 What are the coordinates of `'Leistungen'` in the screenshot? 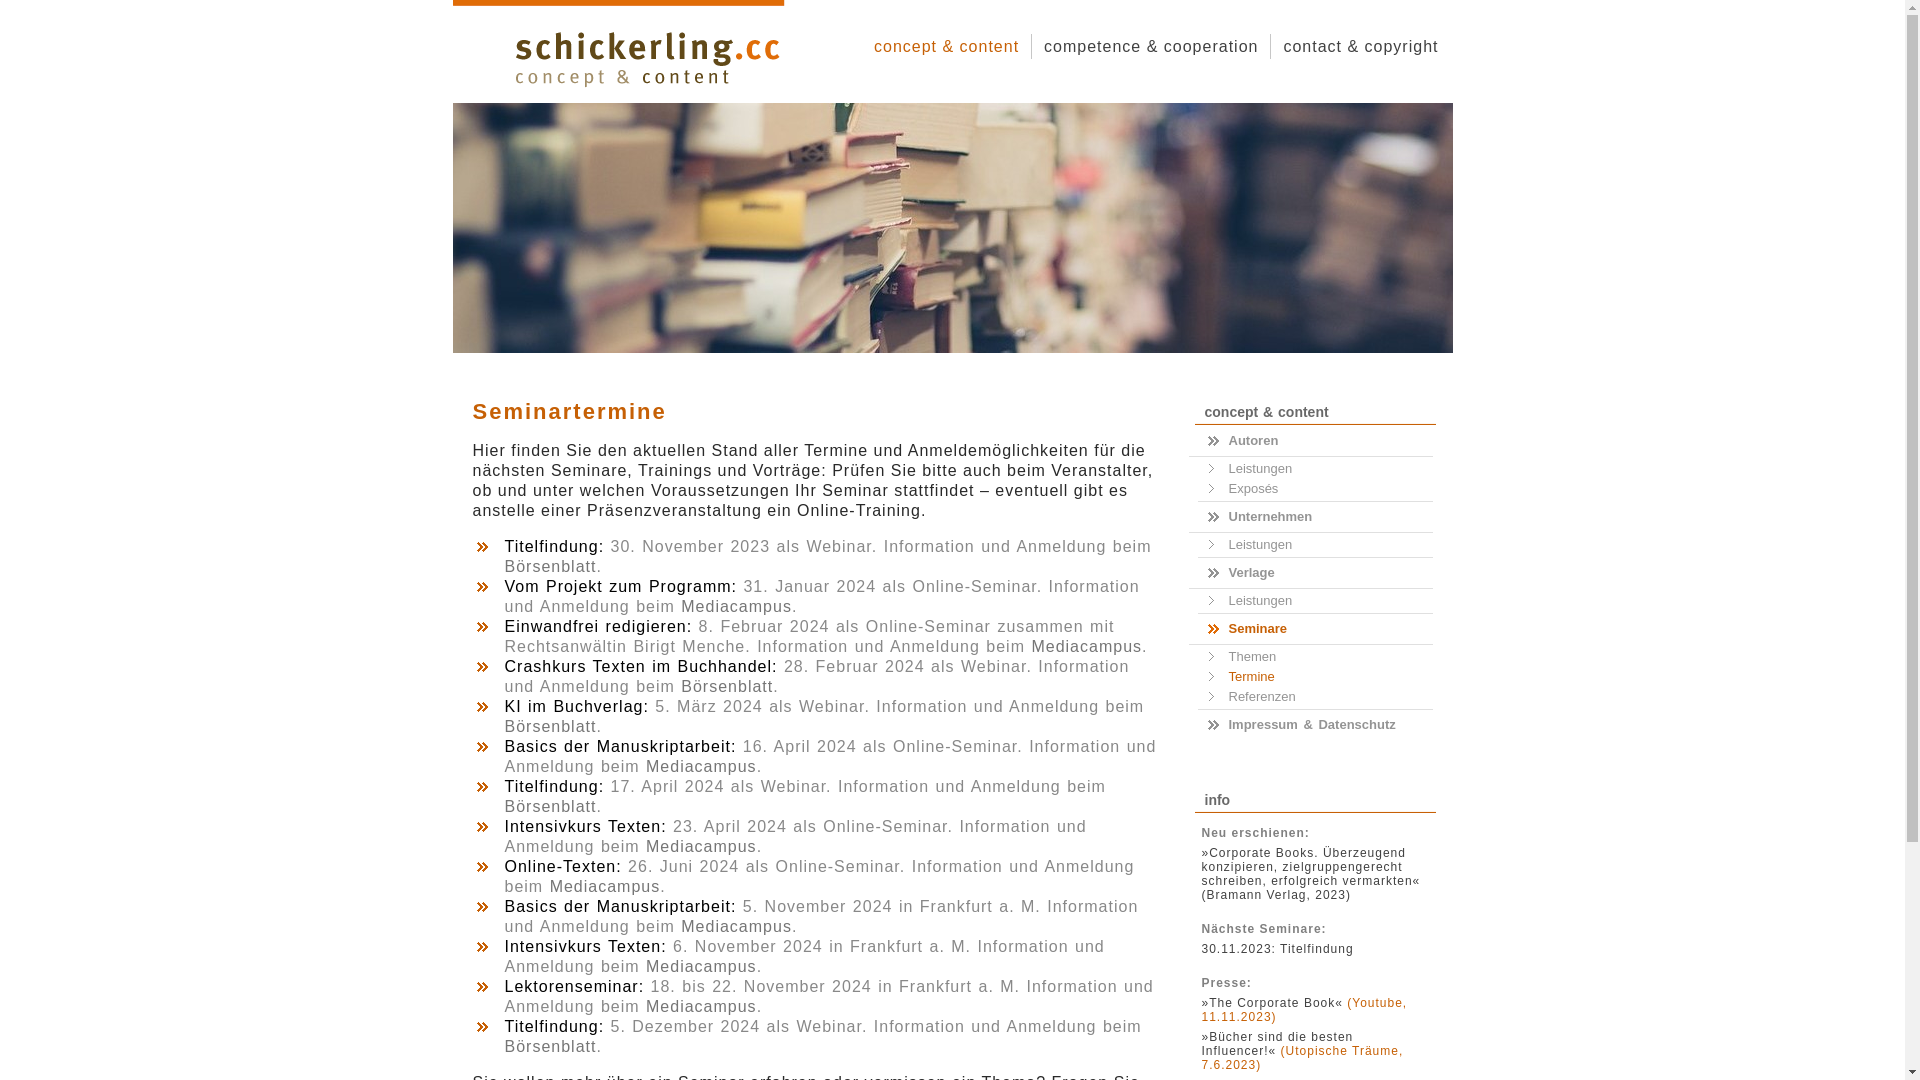 It's located at (1310, 600).